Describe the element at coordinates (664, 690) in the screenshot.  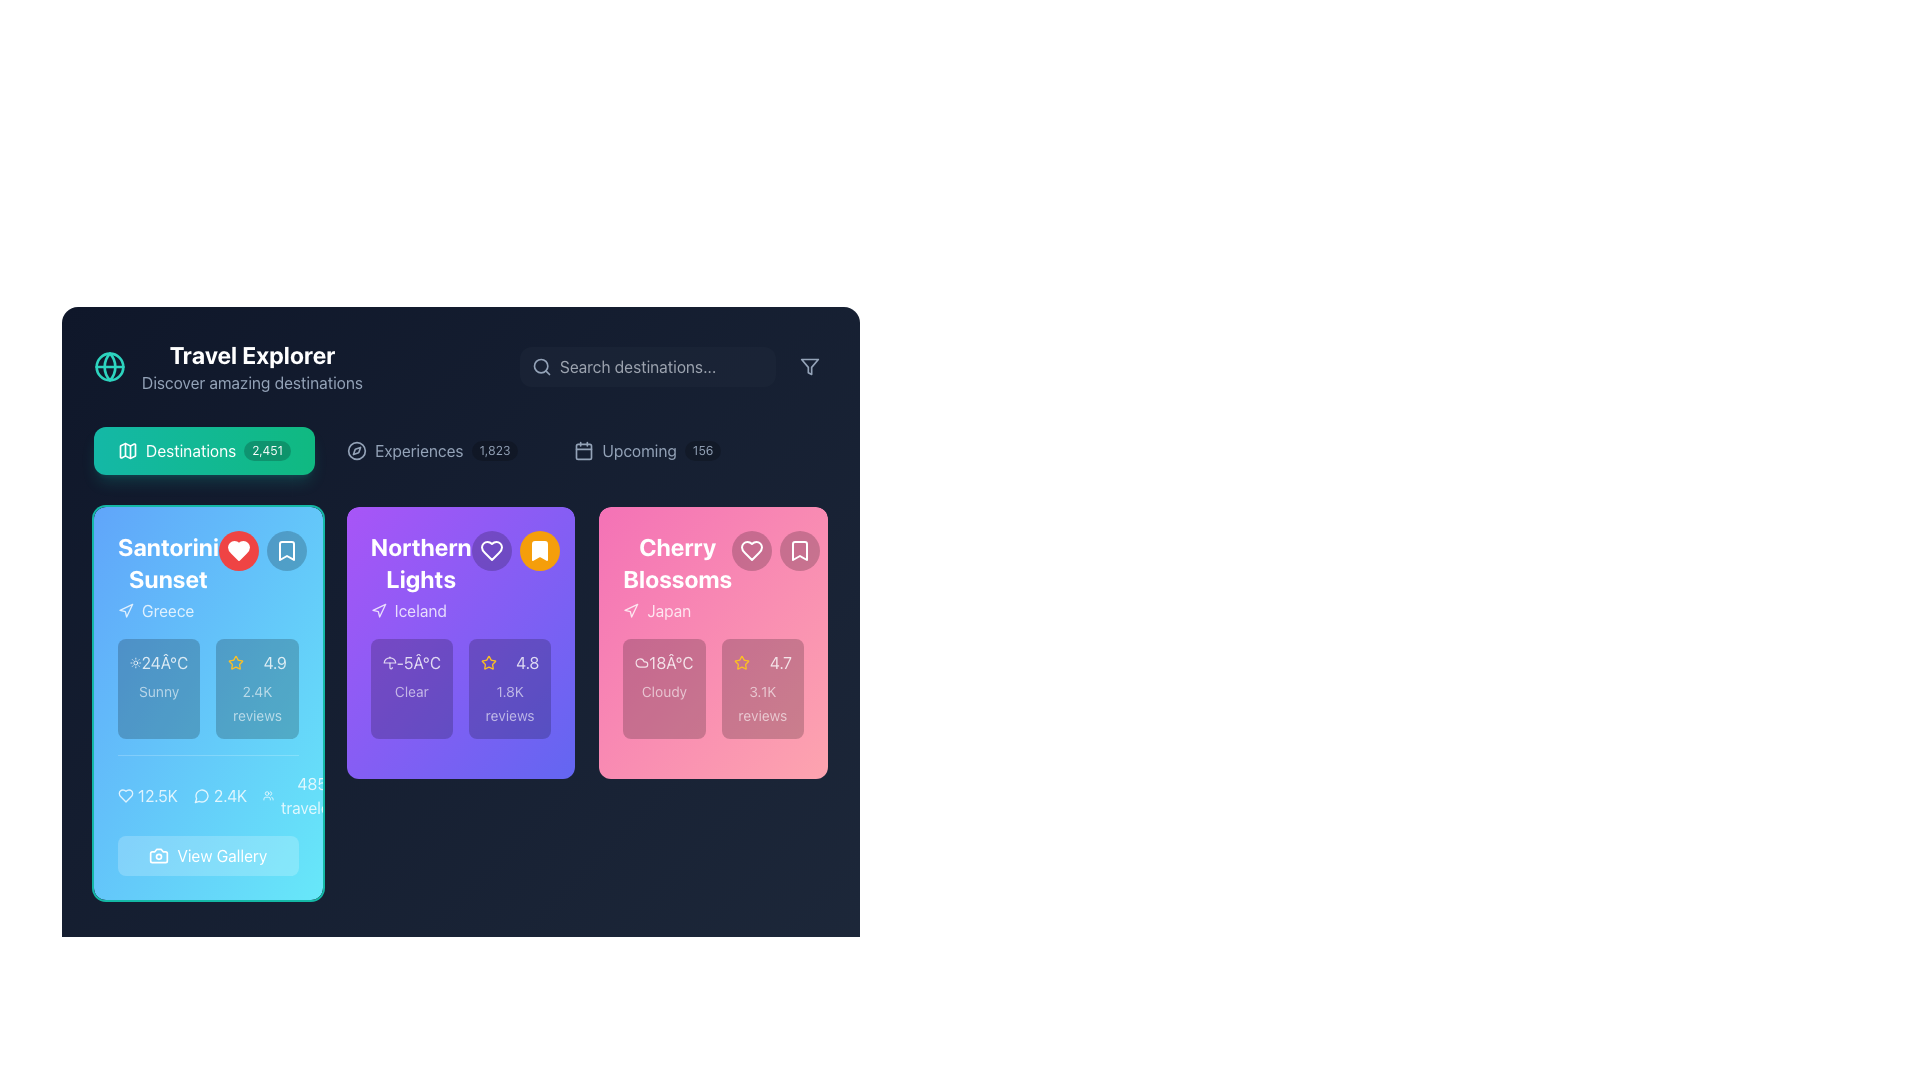
I see `the text label displaying 'Cloudy' located at the bottom-center of the pink card labeled 'Cherry Blossoms'` at that location.